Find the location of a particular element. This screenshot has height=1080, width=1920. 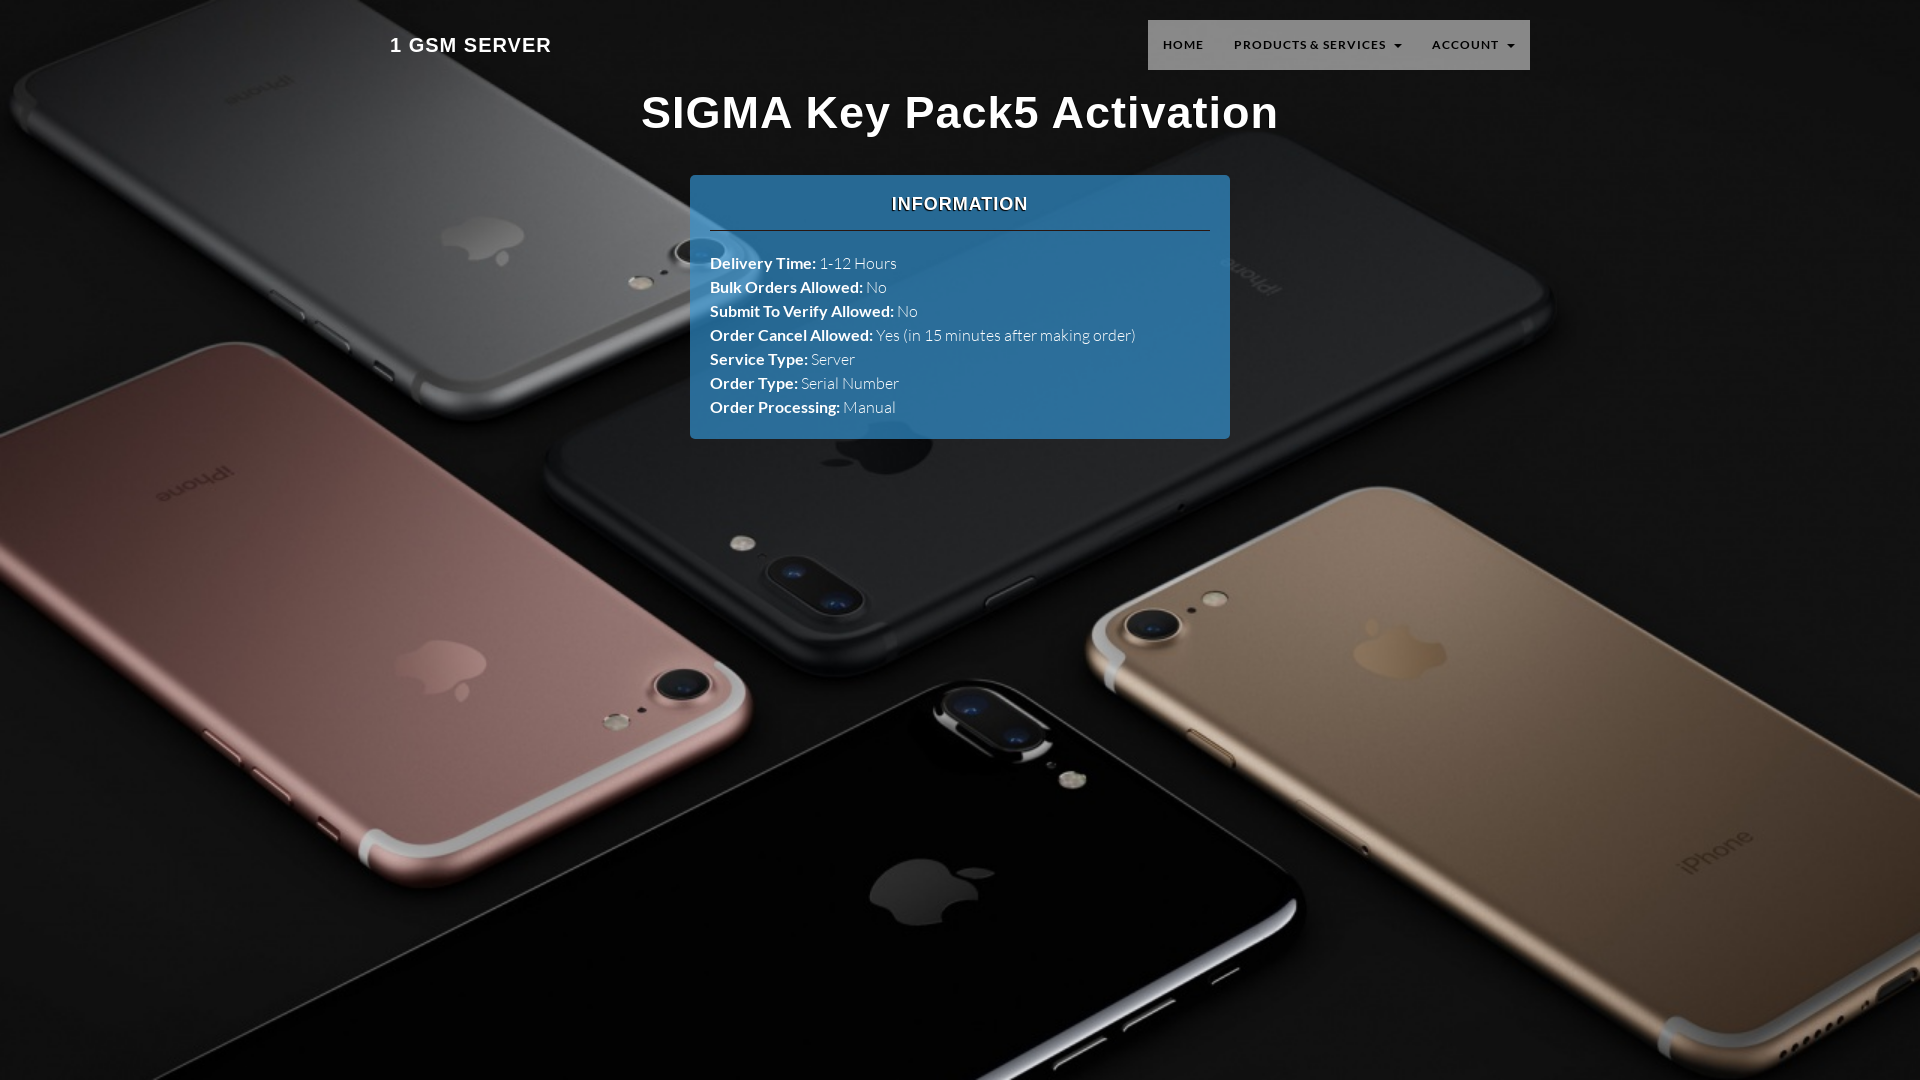

'HOME' is located at coordinates (1183, 45).